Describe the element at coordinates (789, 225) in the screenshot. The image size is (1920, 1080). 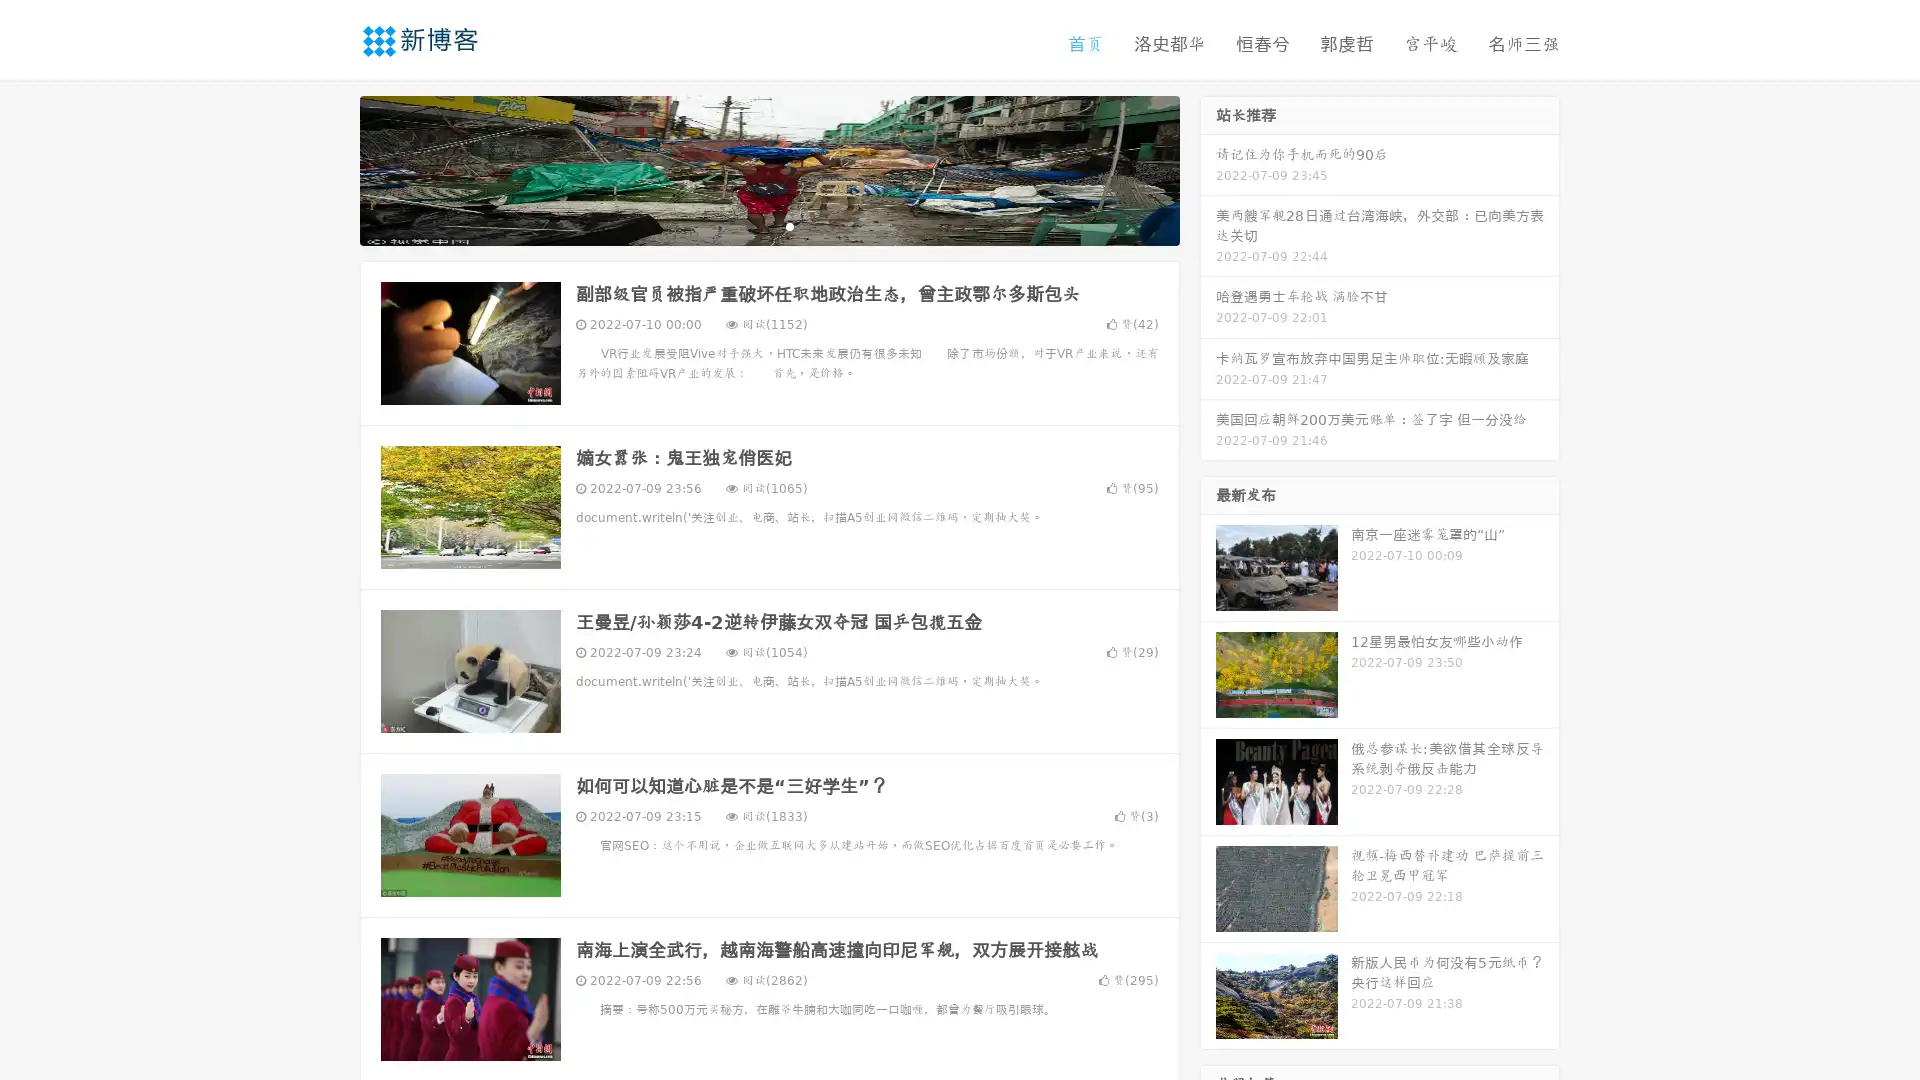
I see `Go to slide 3` at that location.